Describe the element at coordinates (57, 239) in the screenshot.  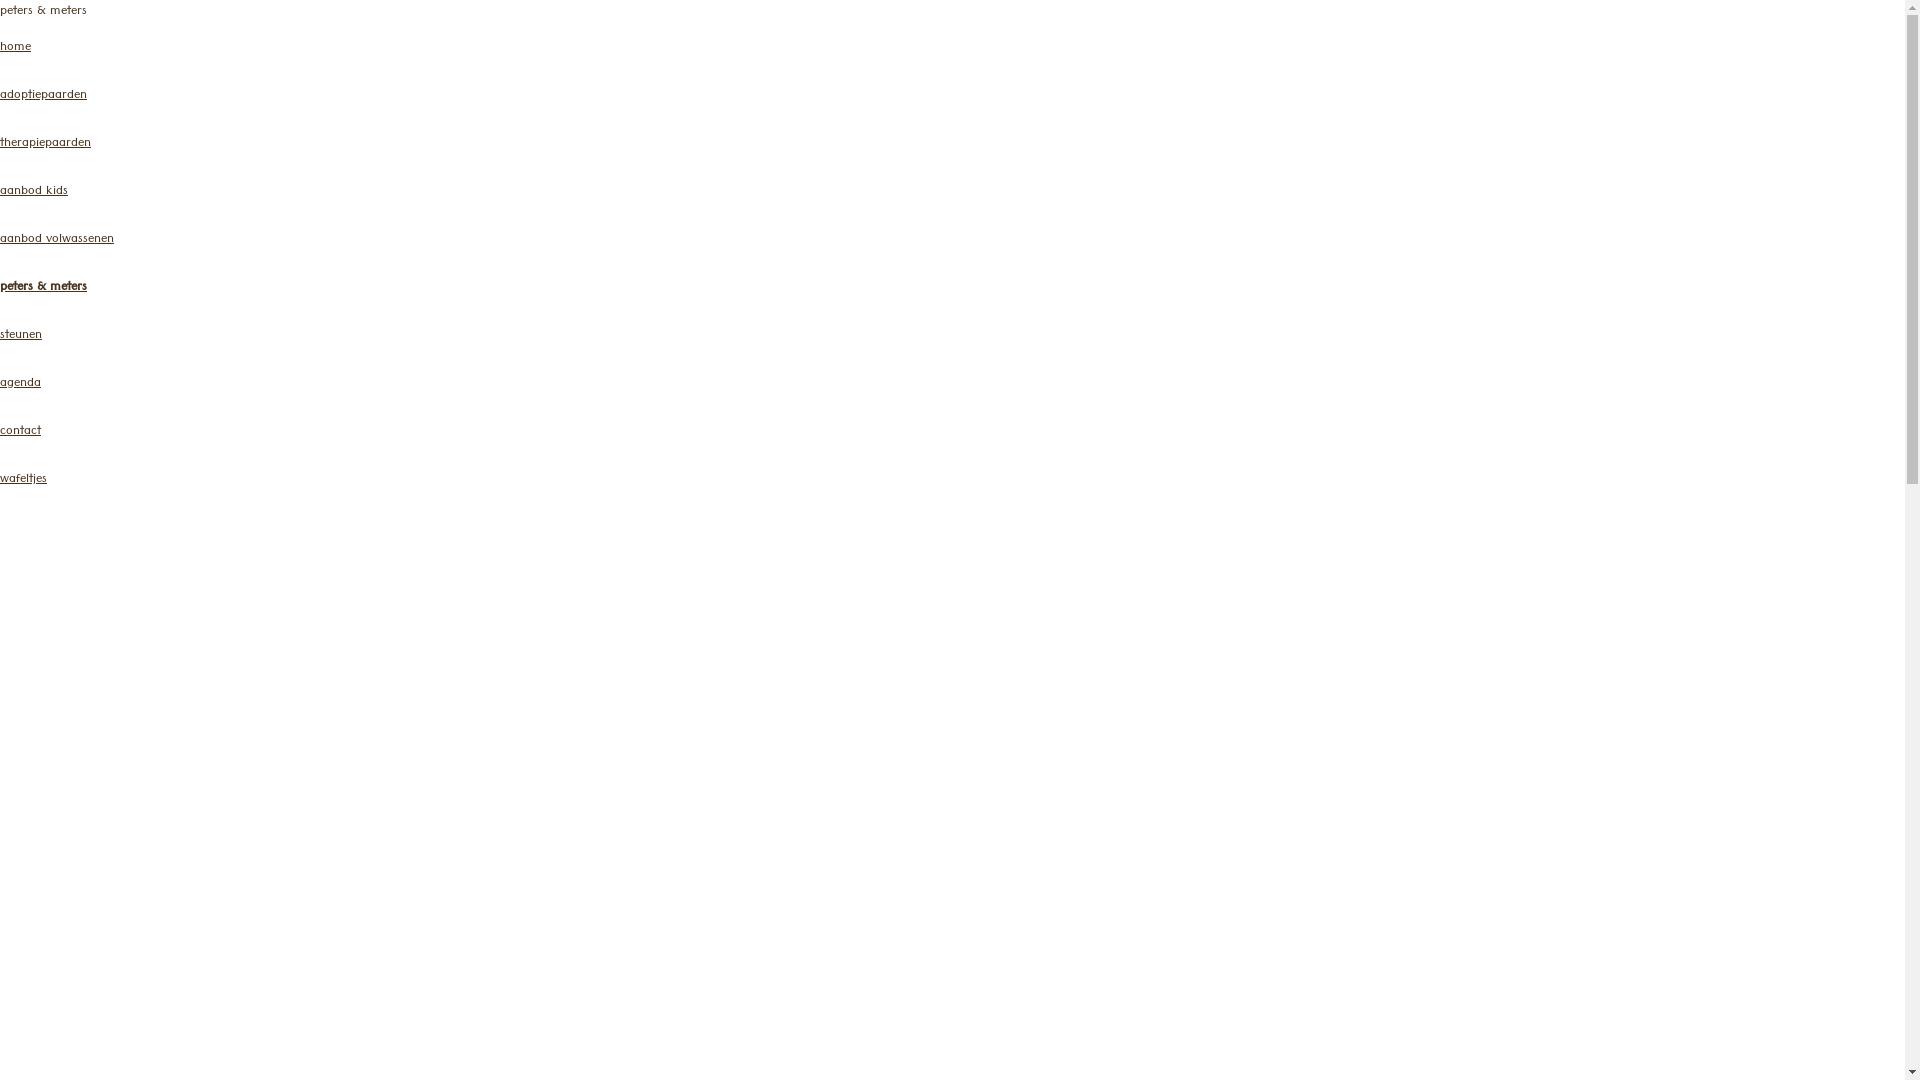
I see `'aanbod volwassenen'` at that location.